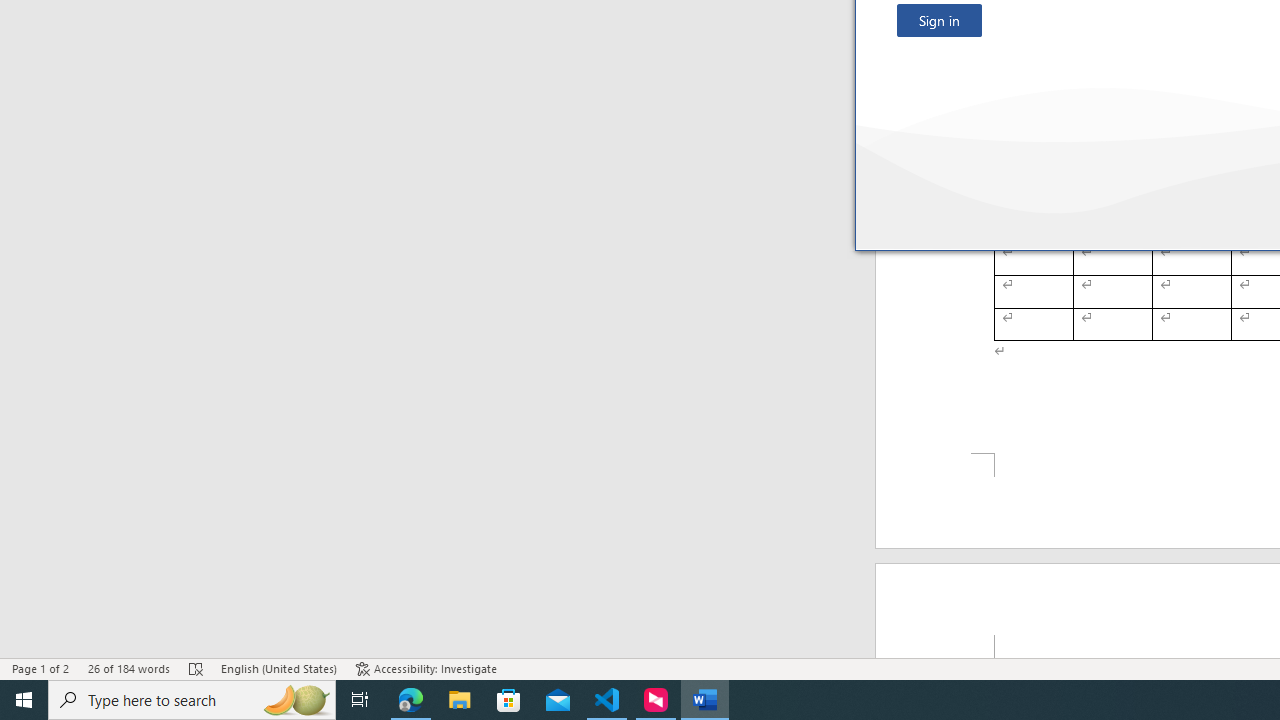  Describe the element at coordinates (192, 698) in the screenshot. I see `'Type here to search'` at that location.